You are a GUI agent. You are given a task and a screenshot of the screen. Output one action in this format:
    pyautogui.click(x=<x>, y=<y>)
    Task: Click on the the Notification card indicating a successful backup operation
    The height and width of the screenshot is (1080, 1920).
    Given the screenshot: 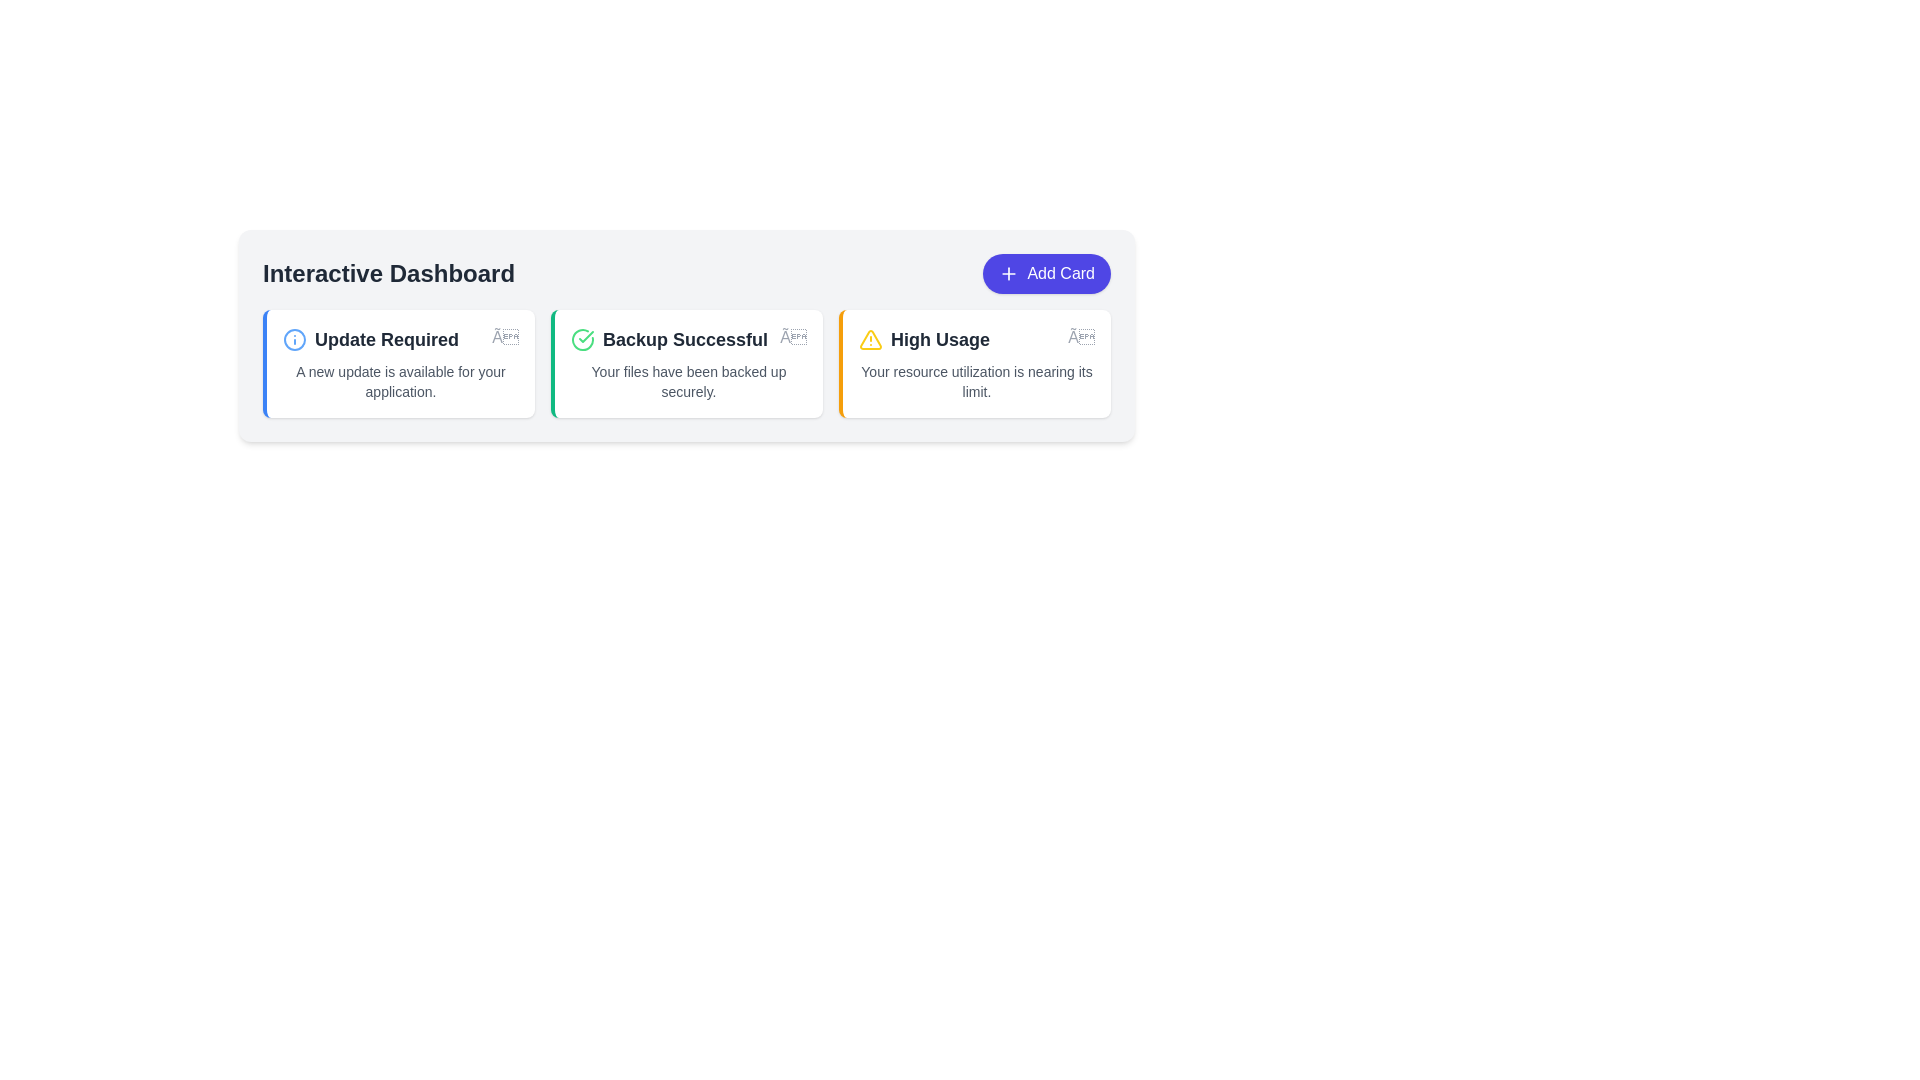 What is the action you would take?
    pyautogui.click(x=686, y=363)
    